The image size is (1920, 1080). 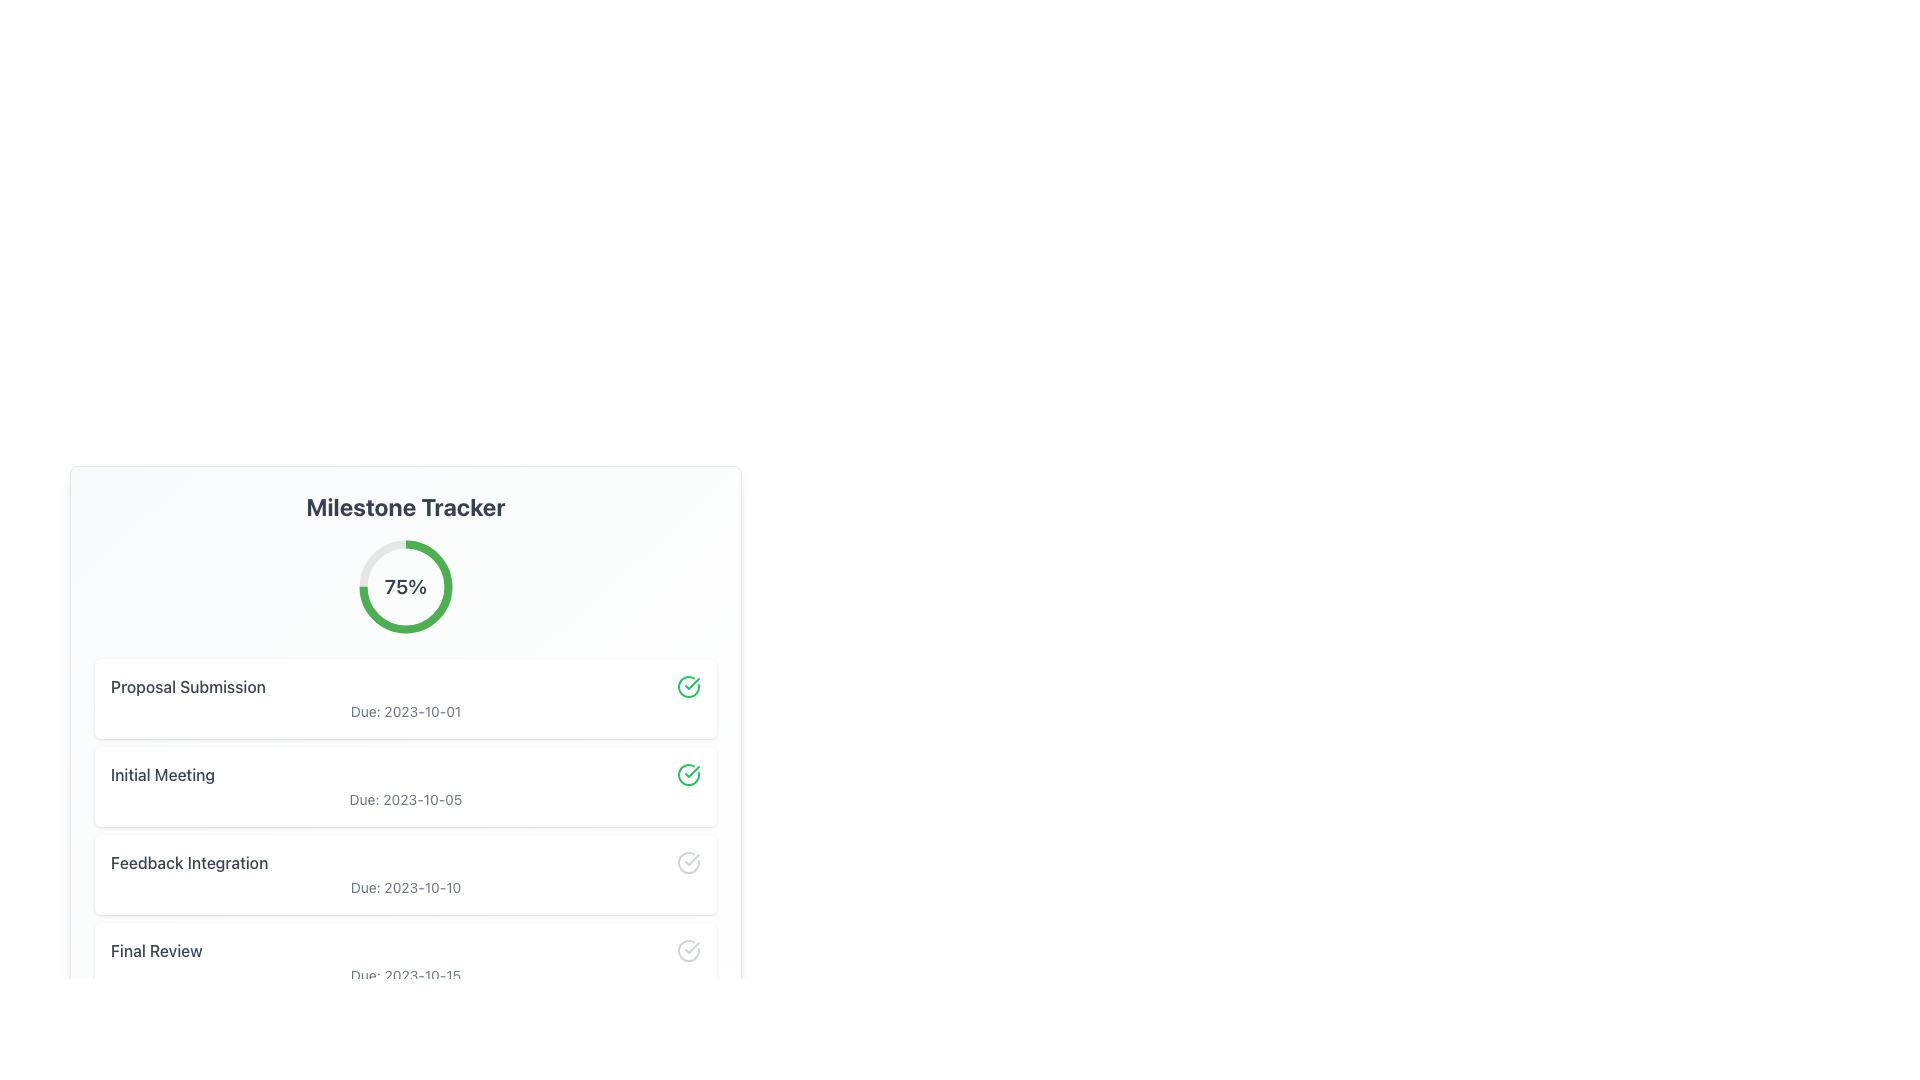 I want to click on the circular icon with a stroke outline and a checkmark in its center, located at the right end of the row labeled 'Final Review' in the 'Milestone Tracker' interface, so click(x=689, y=950).